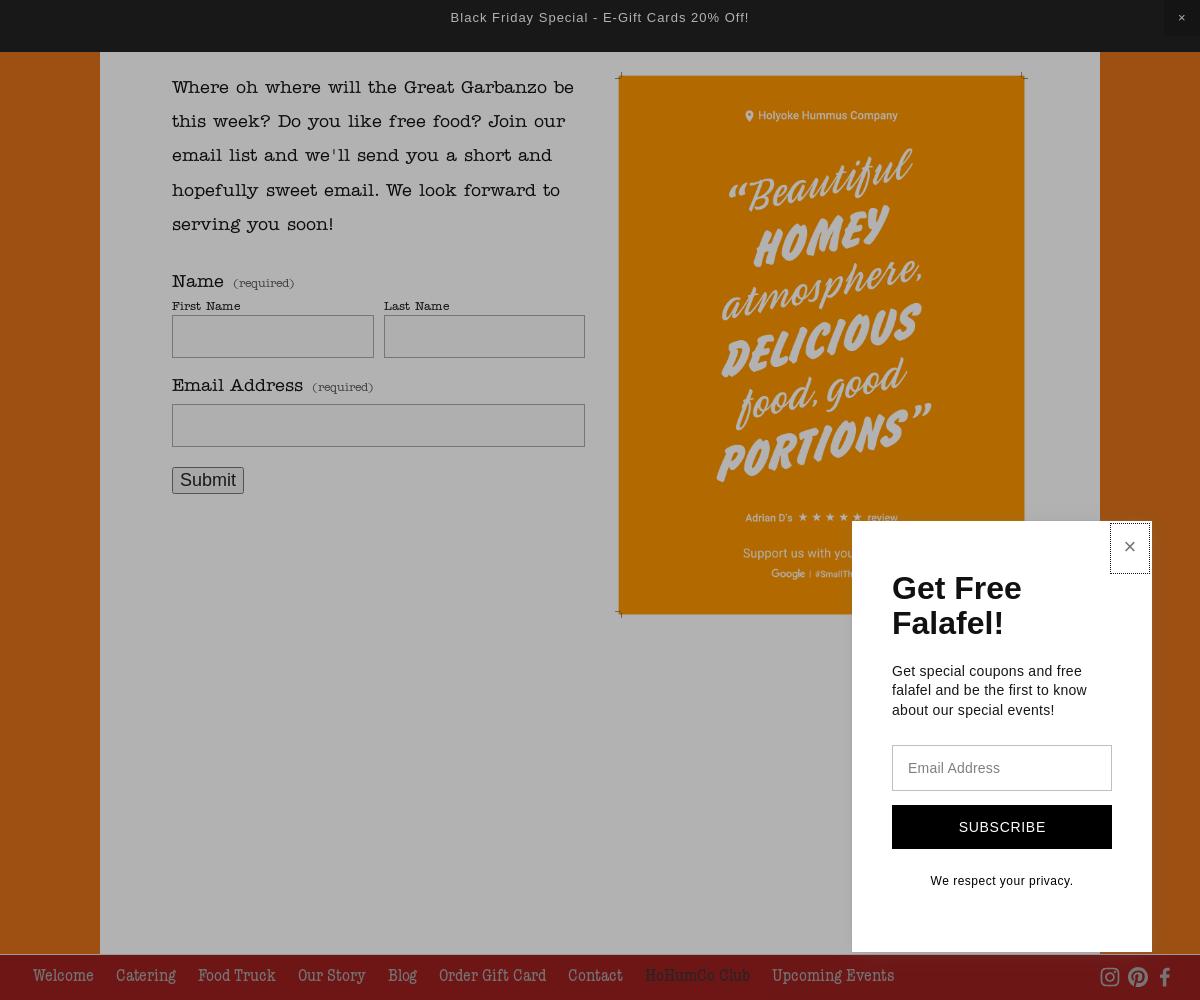 The image size is (1200, 1000). Describe the element at coordinates (402, 974) in the screenshot. I see `'Blog'` at that location.